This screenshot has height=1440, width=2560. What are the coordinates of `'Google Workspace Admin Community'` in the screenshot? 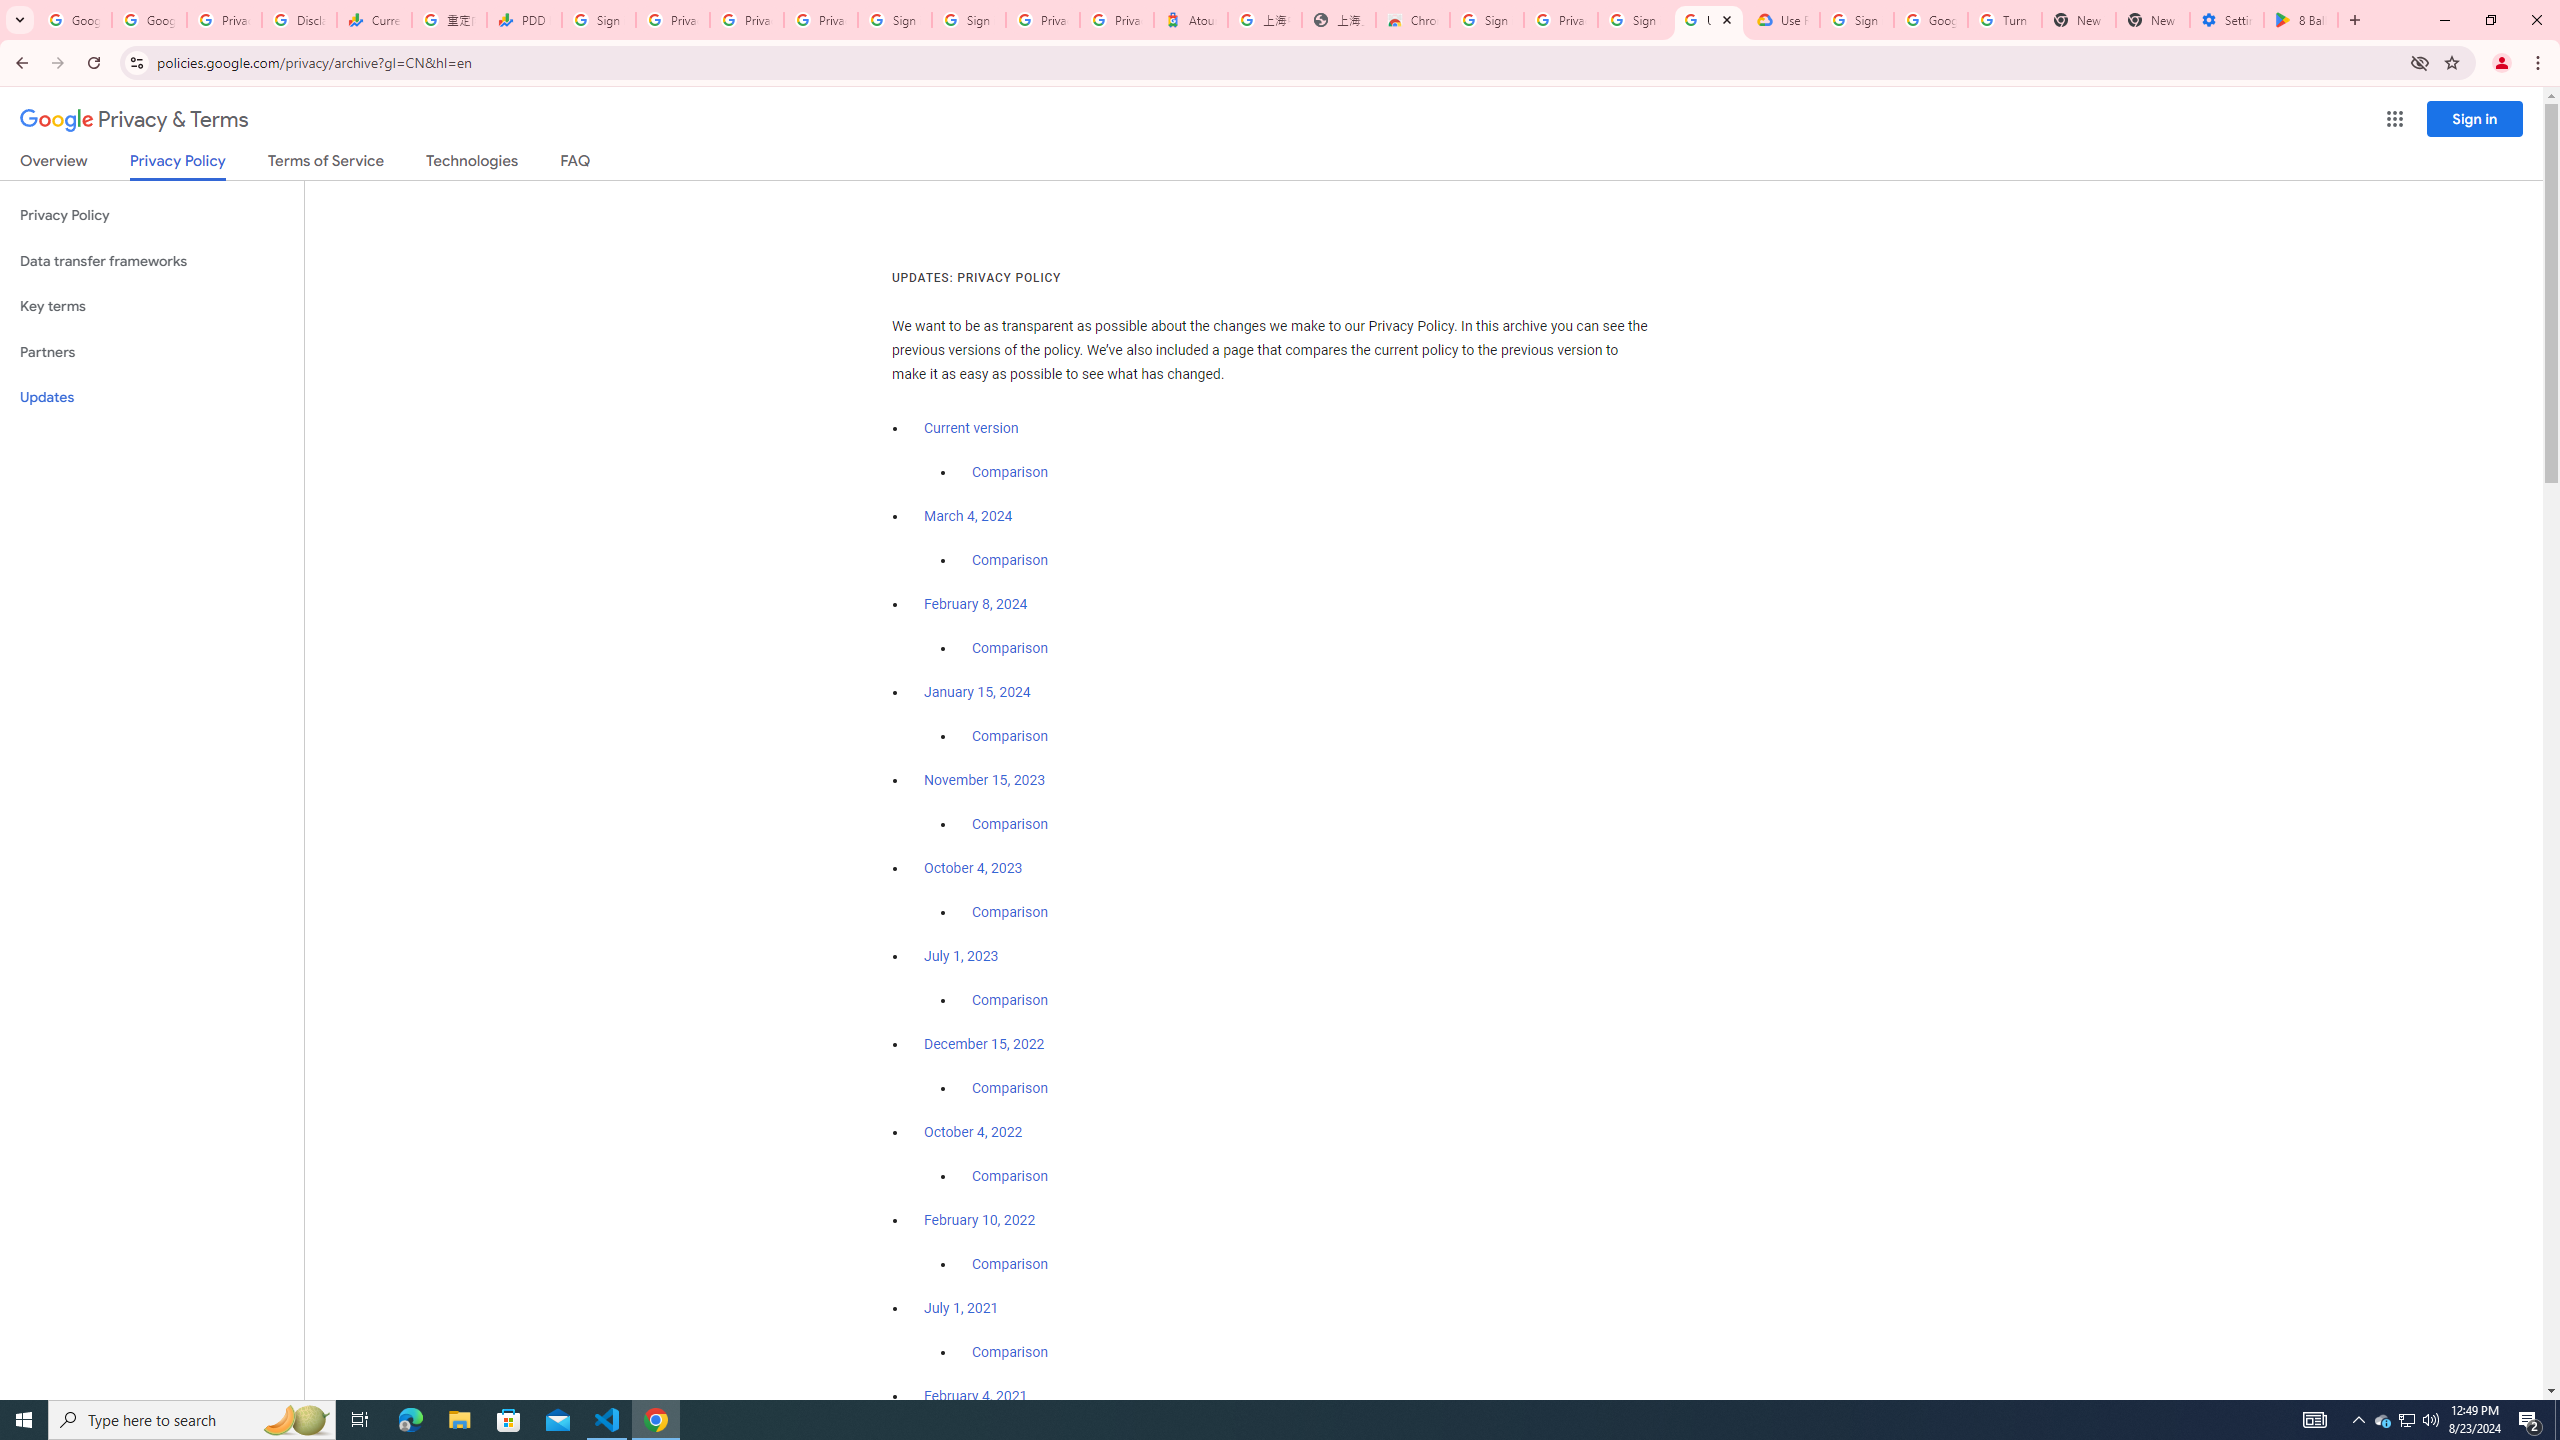 It's located at (73, 19).